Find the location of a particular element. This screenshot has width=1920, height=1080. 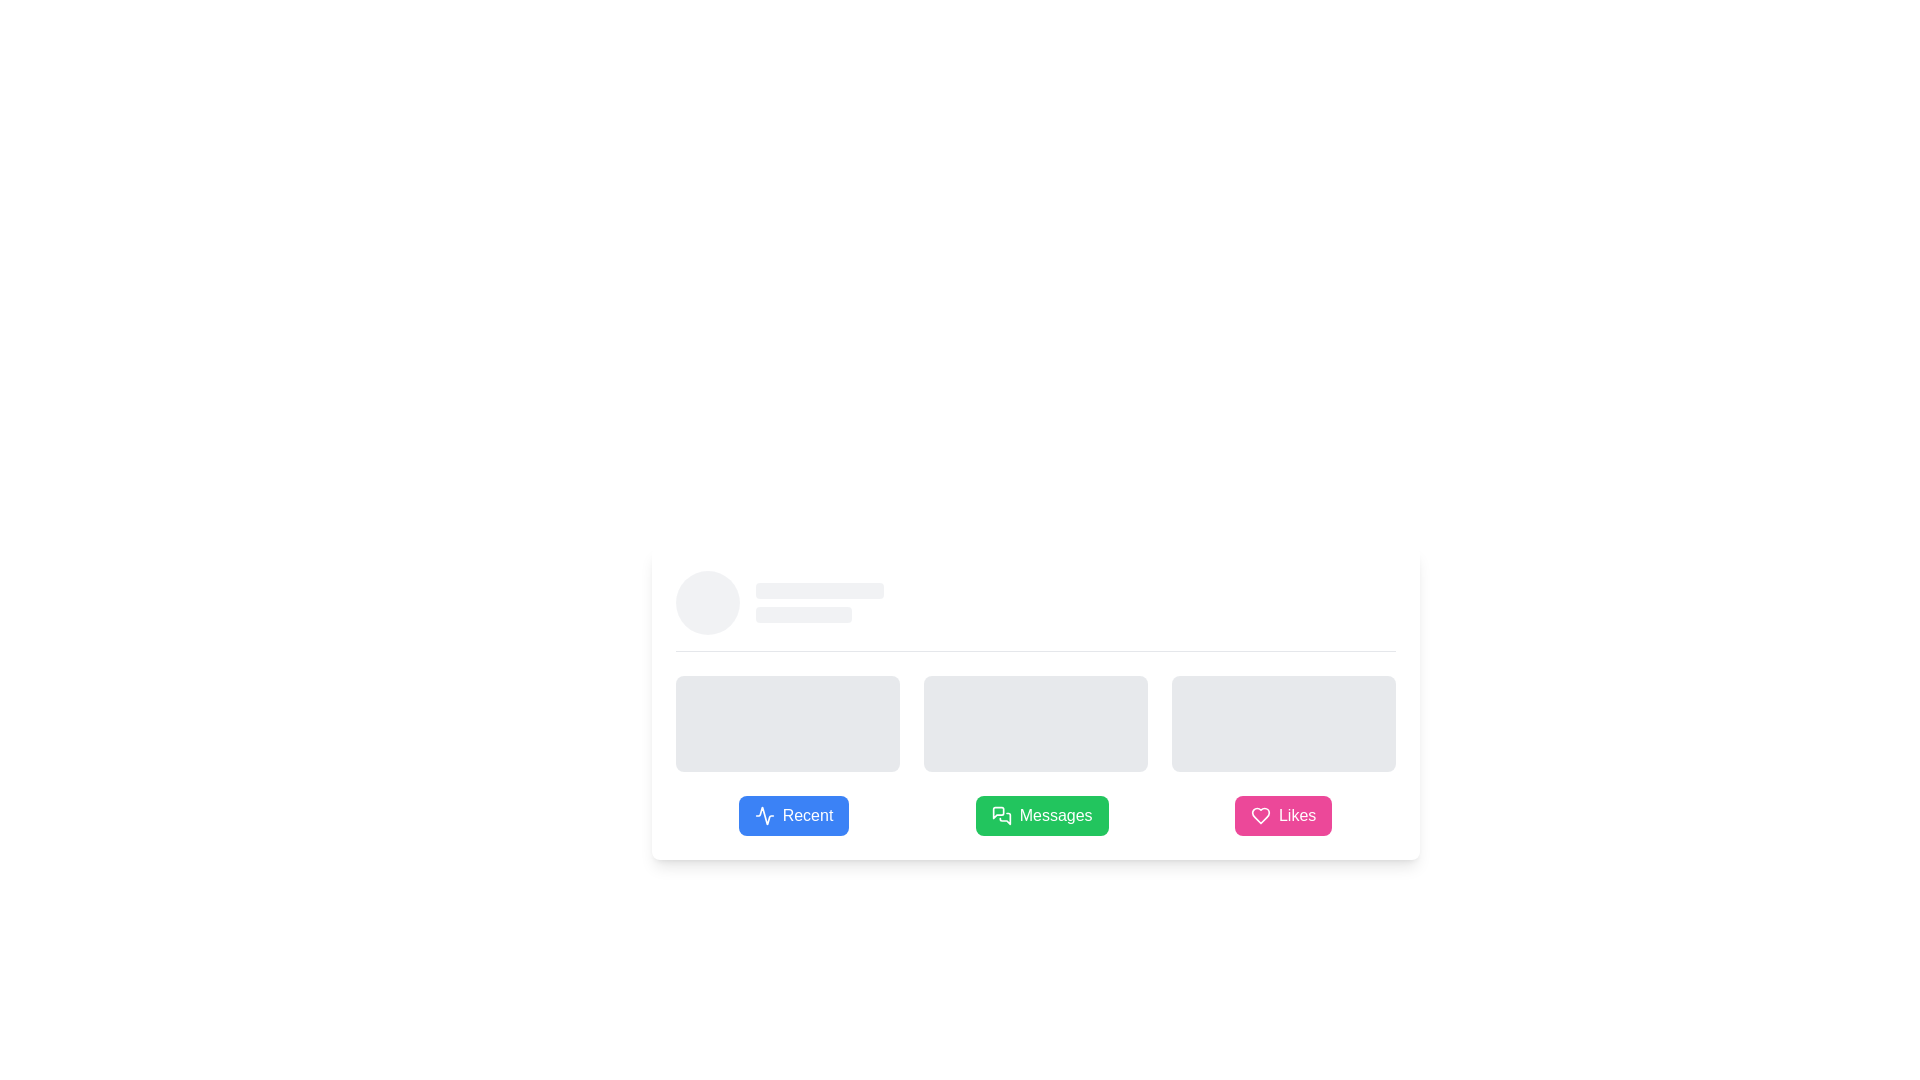

the heart-shaped icon filled with pink color, located inside the button labeled 'Likes' at the bottom-right corner of the interface is located at coordinates (1259, 816).